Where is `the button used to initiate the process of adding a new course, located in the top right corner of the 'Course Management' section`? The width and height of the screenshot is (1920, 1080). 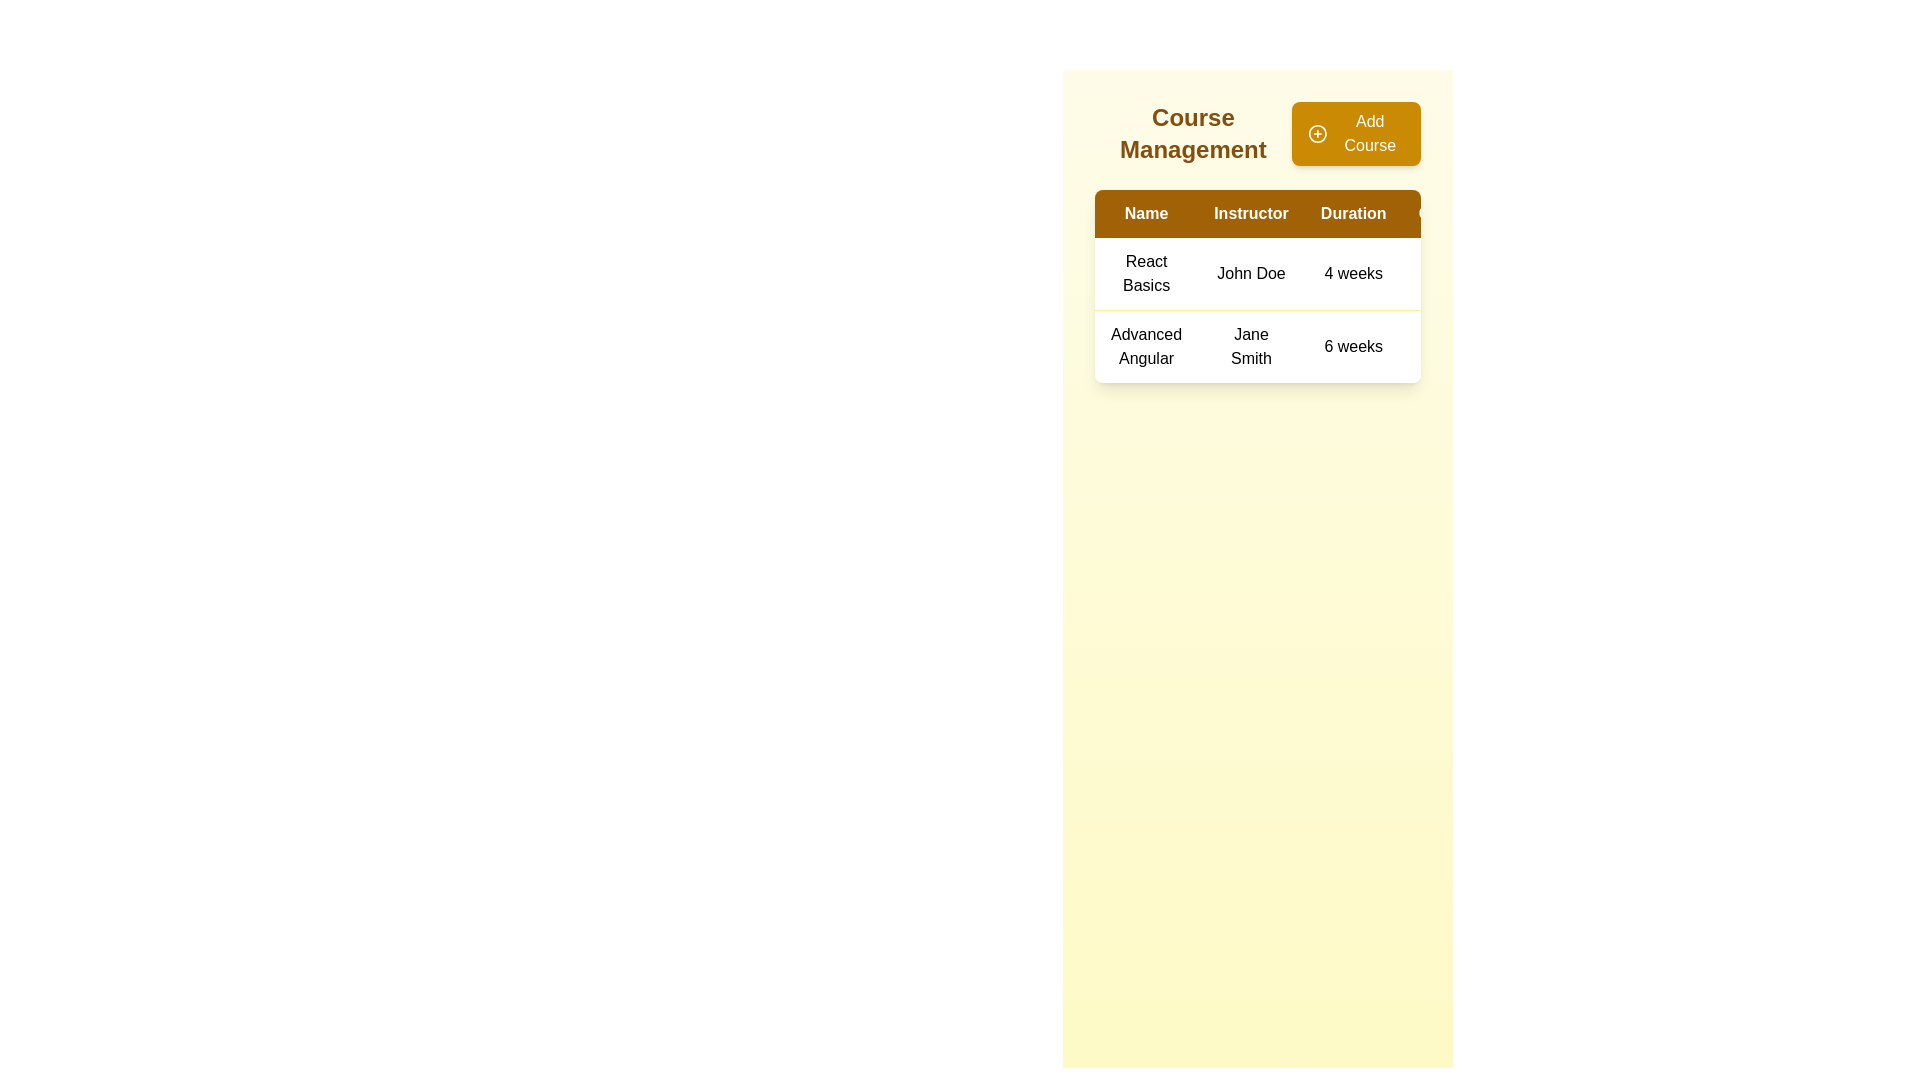 the button used to initiate the process of adding a new course, located in the top right corner of the 'Course Management' section is located at coordinates (1356, 134).